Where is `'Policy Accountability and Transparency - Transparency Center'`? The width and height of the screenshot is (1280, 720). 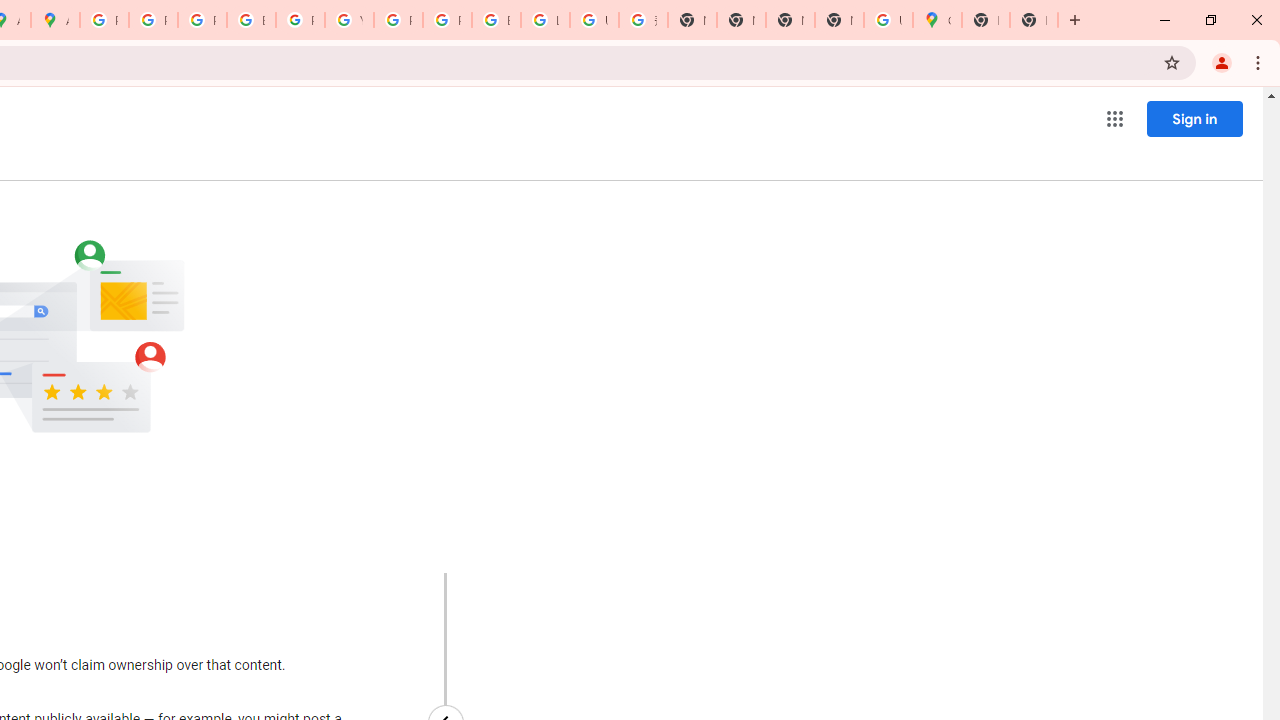 'Policy Accountability and Transparency - Transparency Center' is located at coordinates (103, 20).